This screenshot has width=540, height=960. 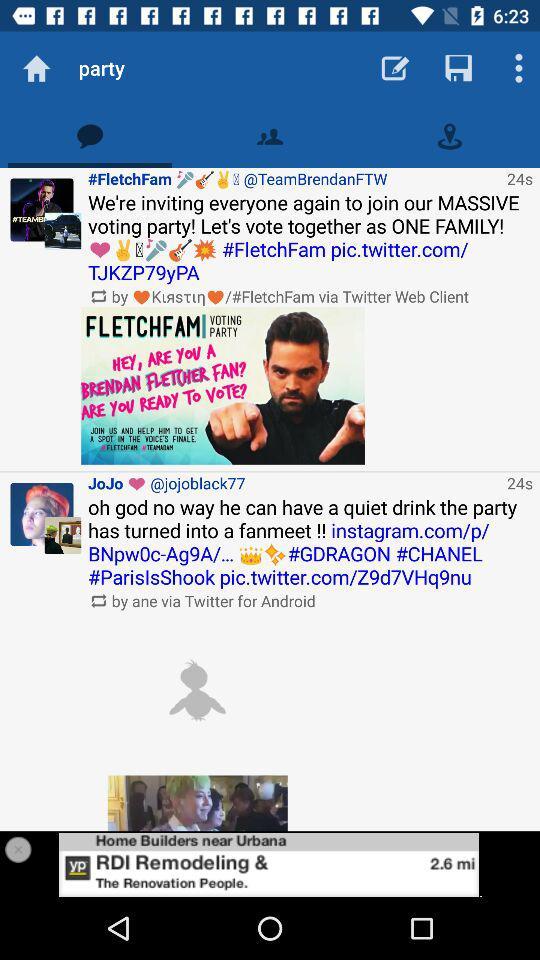 What do you see at coordinates (293, 482) in the screenshot?
I see `icon to the left of 24s` at bounding box center [293, 482].